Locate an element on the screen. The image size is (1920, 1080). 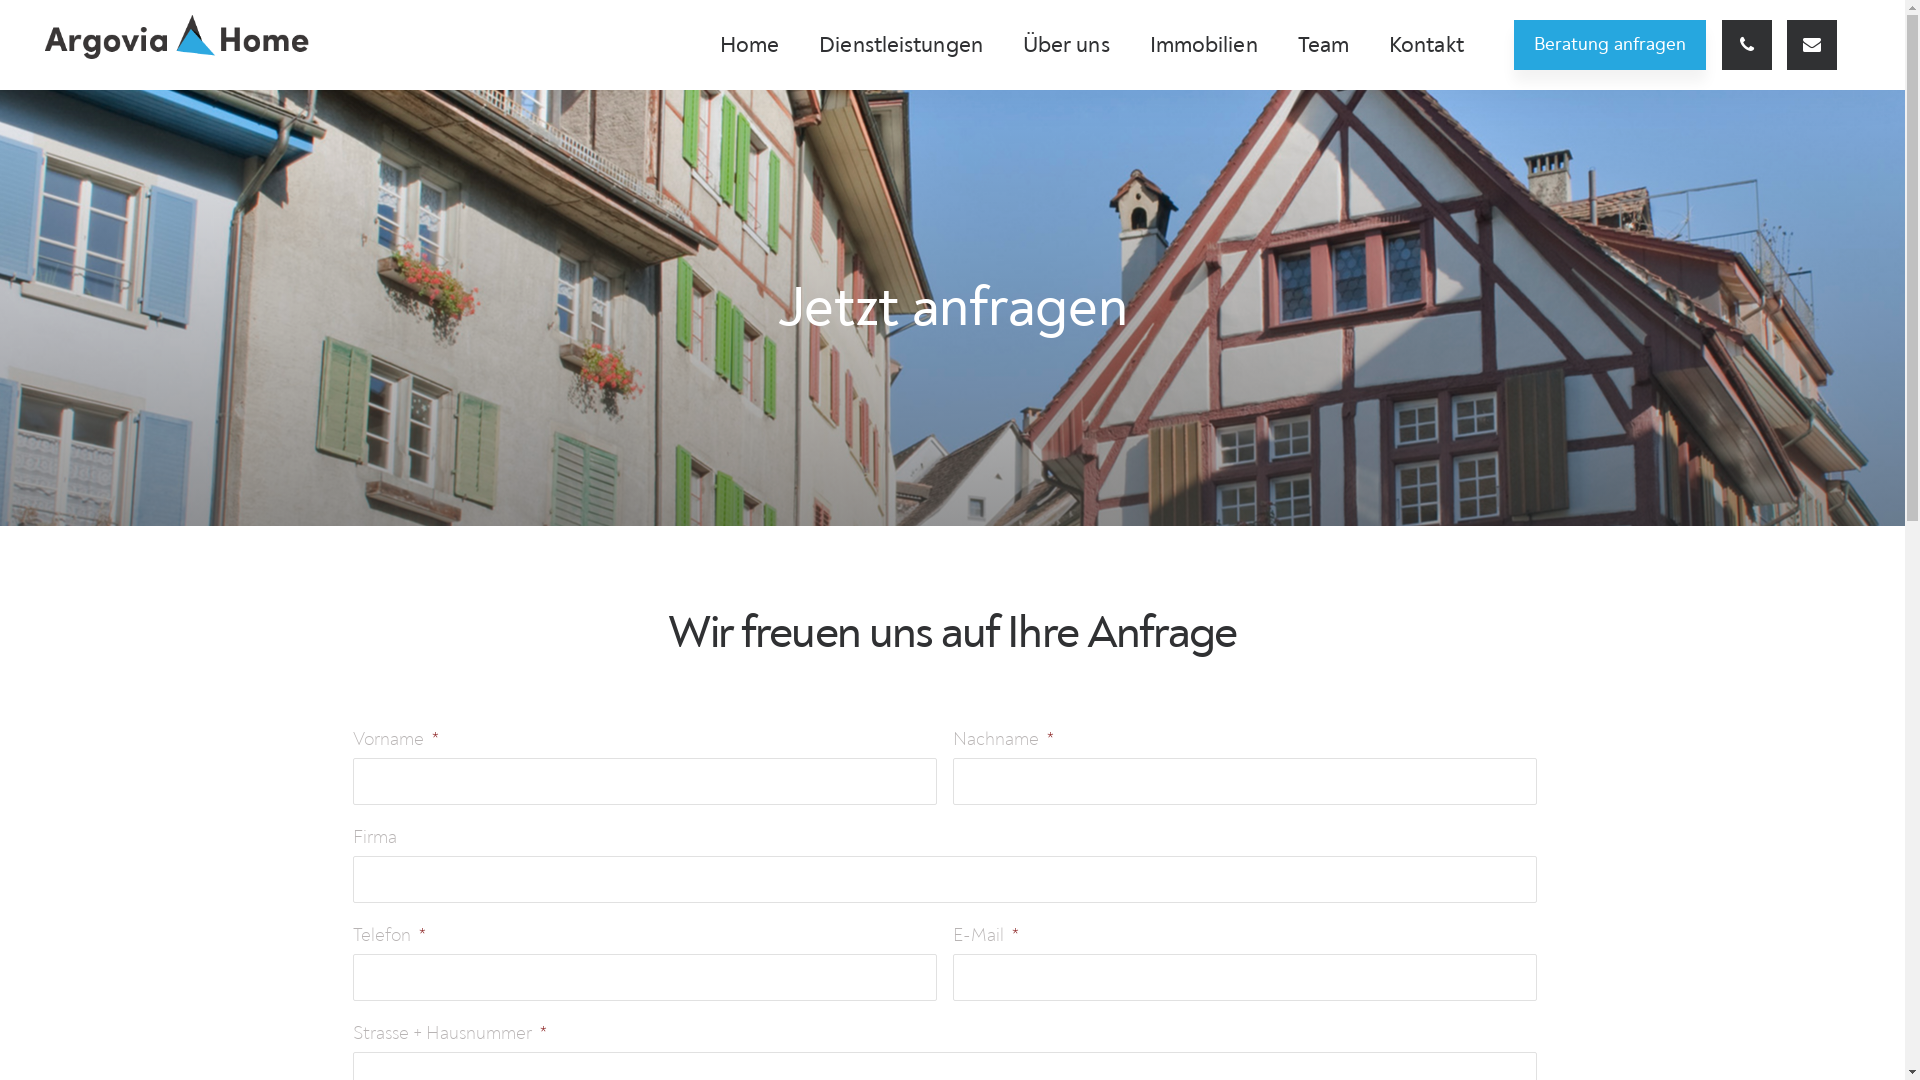
'Immobilien' is located at coordinates (1203, 45).